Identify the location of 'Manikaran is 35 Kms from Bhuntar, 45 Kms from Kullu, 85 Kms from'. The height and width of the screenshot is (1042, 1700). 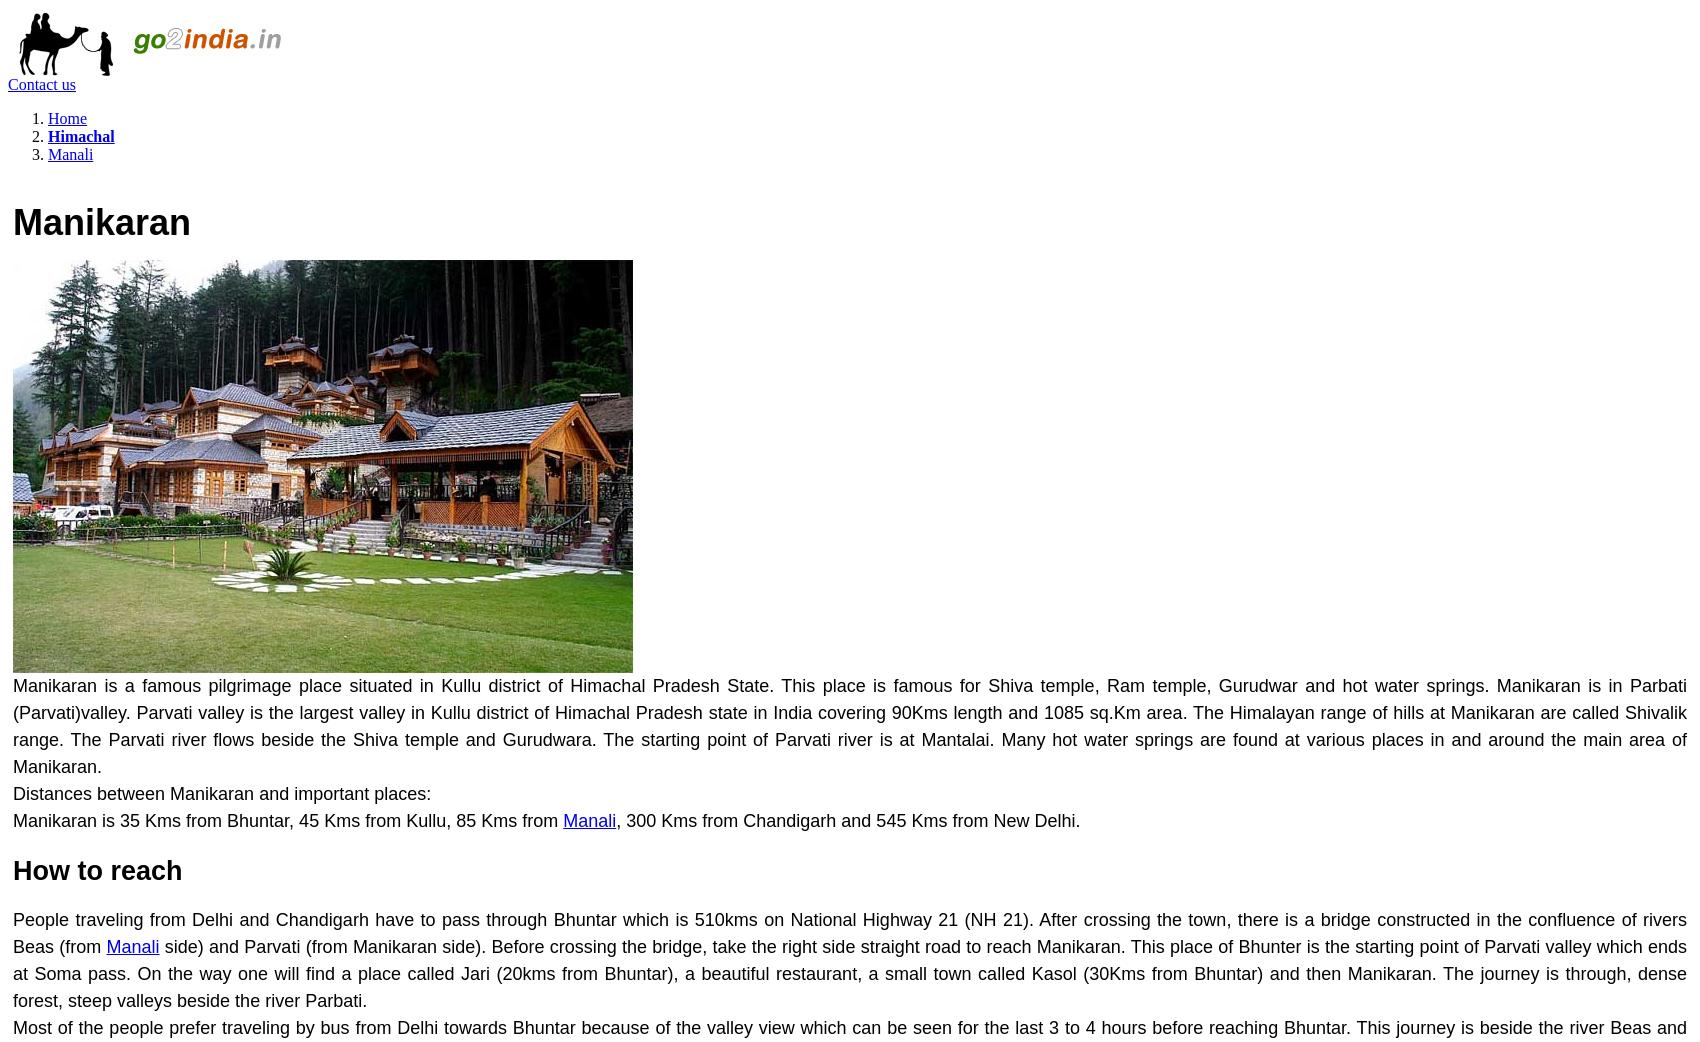
(287, 820).